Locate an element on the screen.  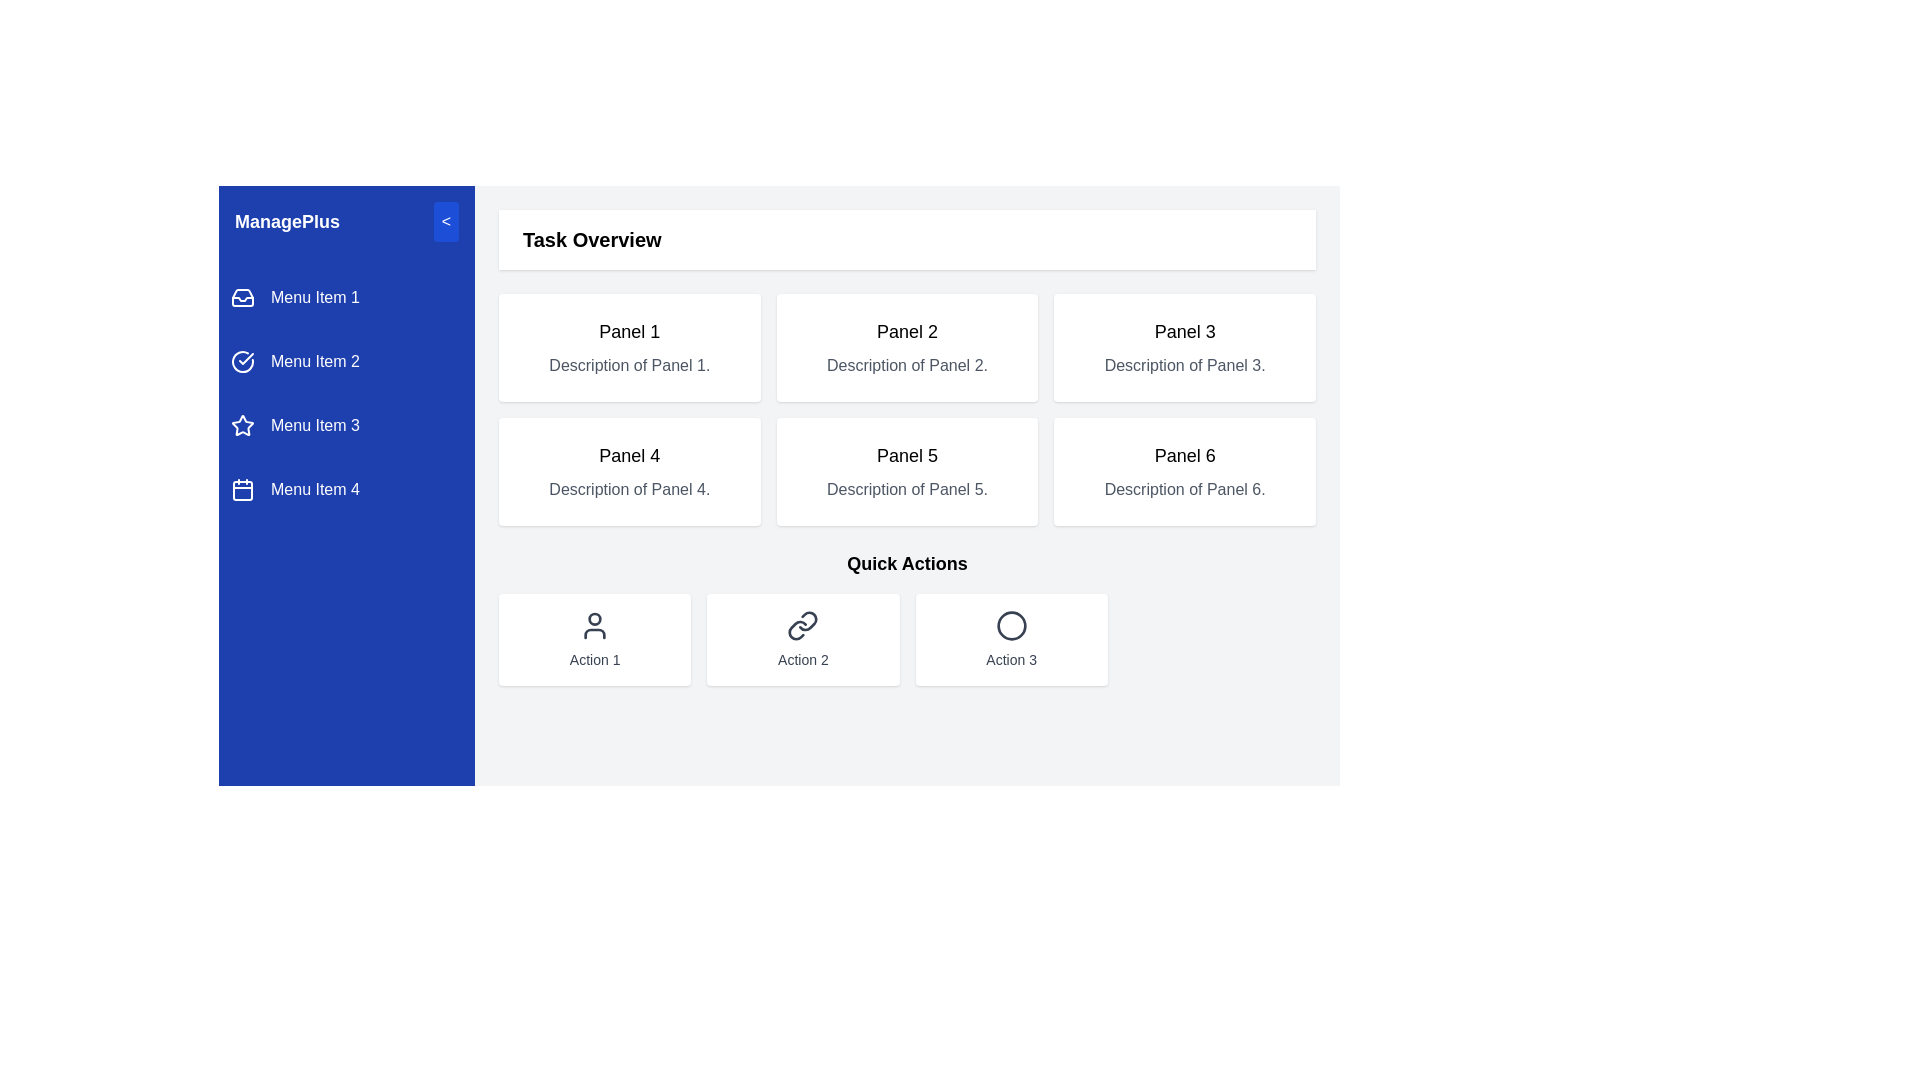
the calendar icon located in the fourth menu item of the left-hand navigation panel is located at coordinates (242, 489).